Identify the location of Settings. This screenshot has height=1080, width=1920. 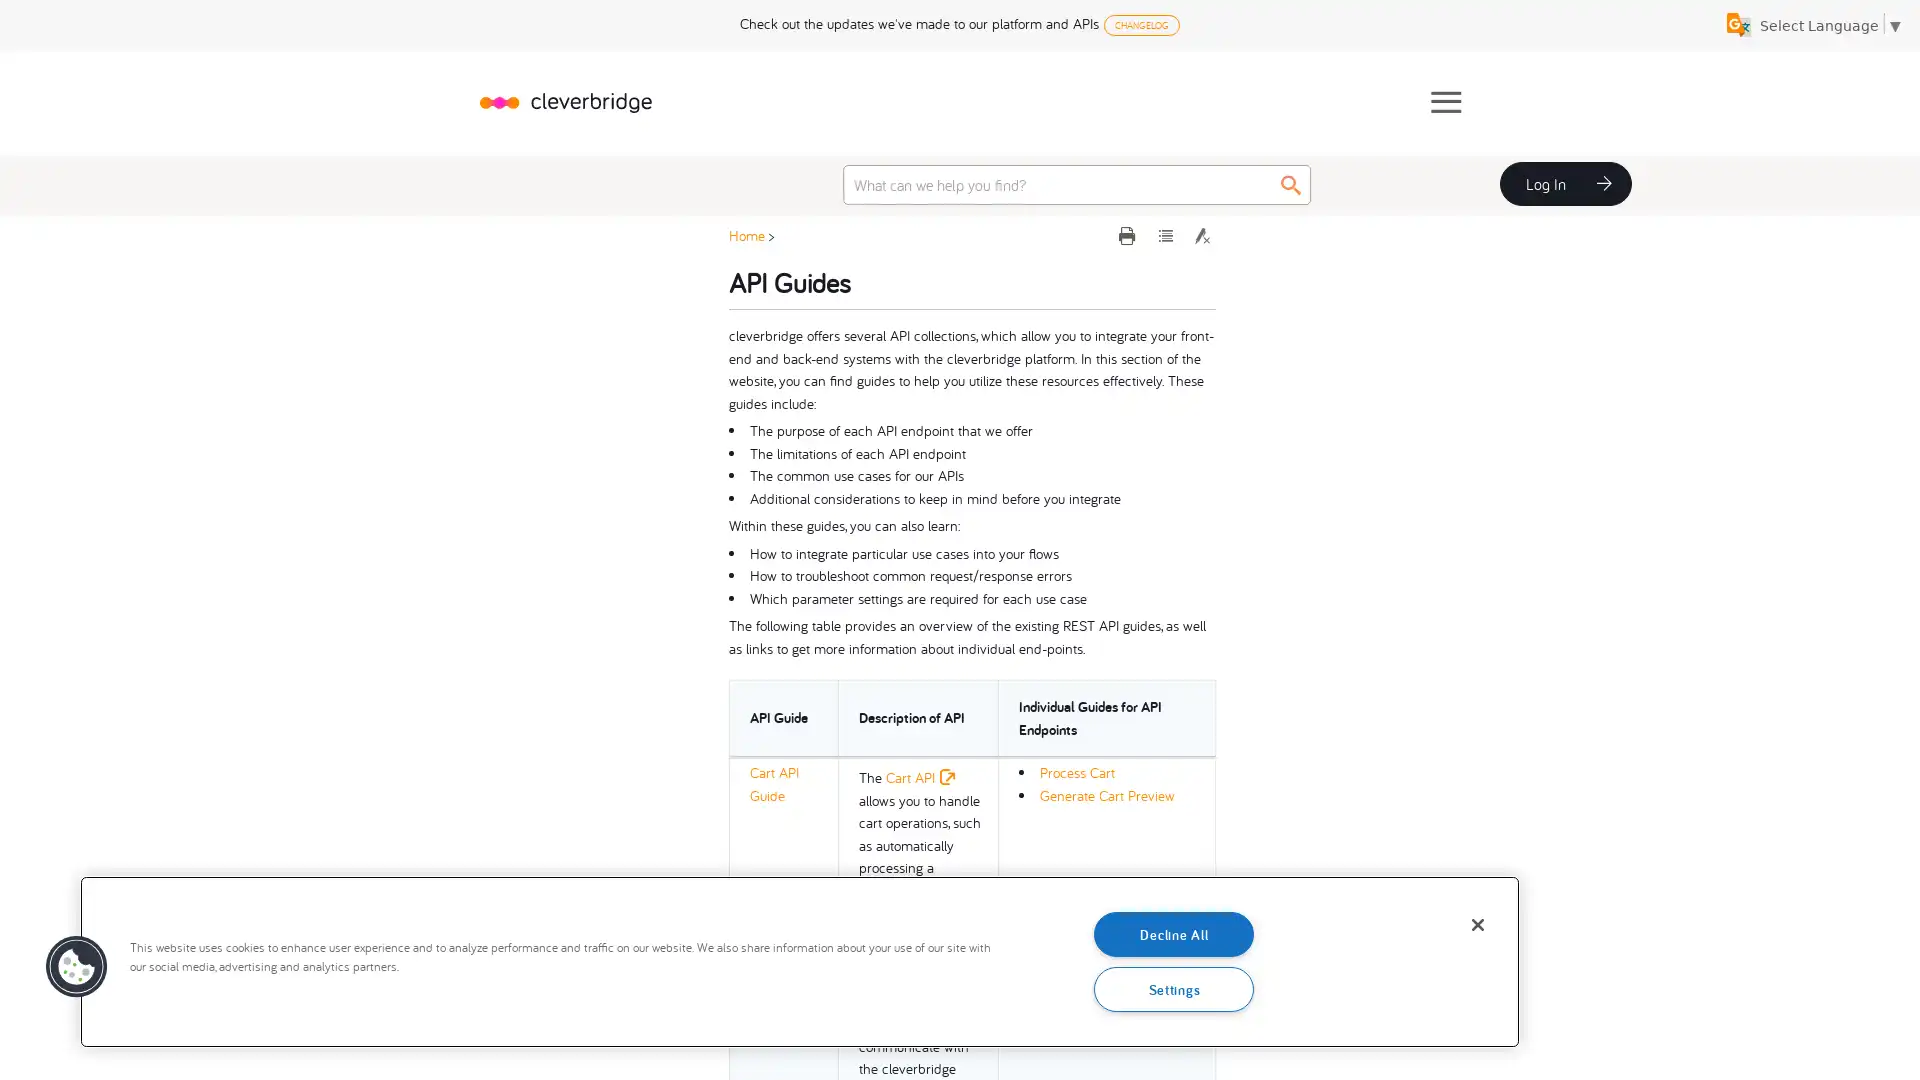
(1174, 987).